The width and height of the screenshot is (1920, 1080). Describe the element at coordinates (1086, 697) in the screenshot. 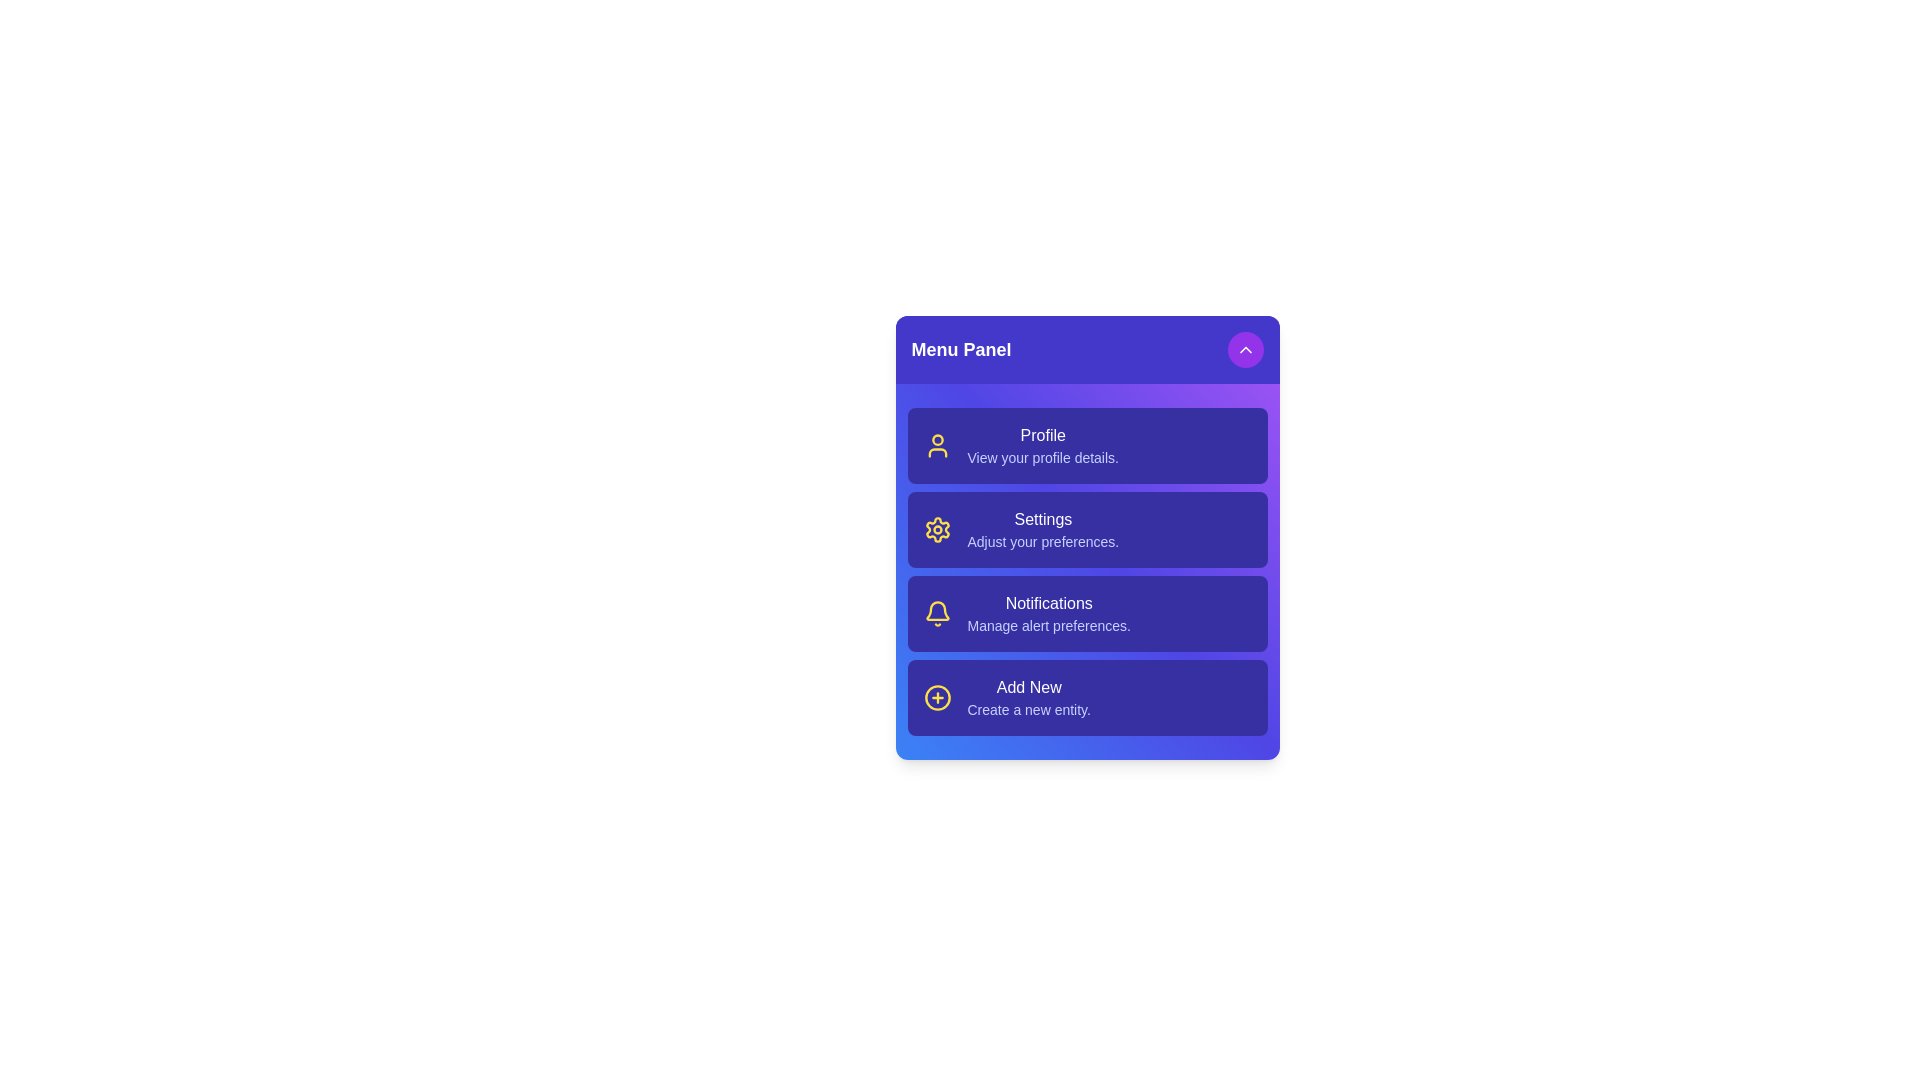

I see `the menu item Add New to trigger its hover effect` at that location.